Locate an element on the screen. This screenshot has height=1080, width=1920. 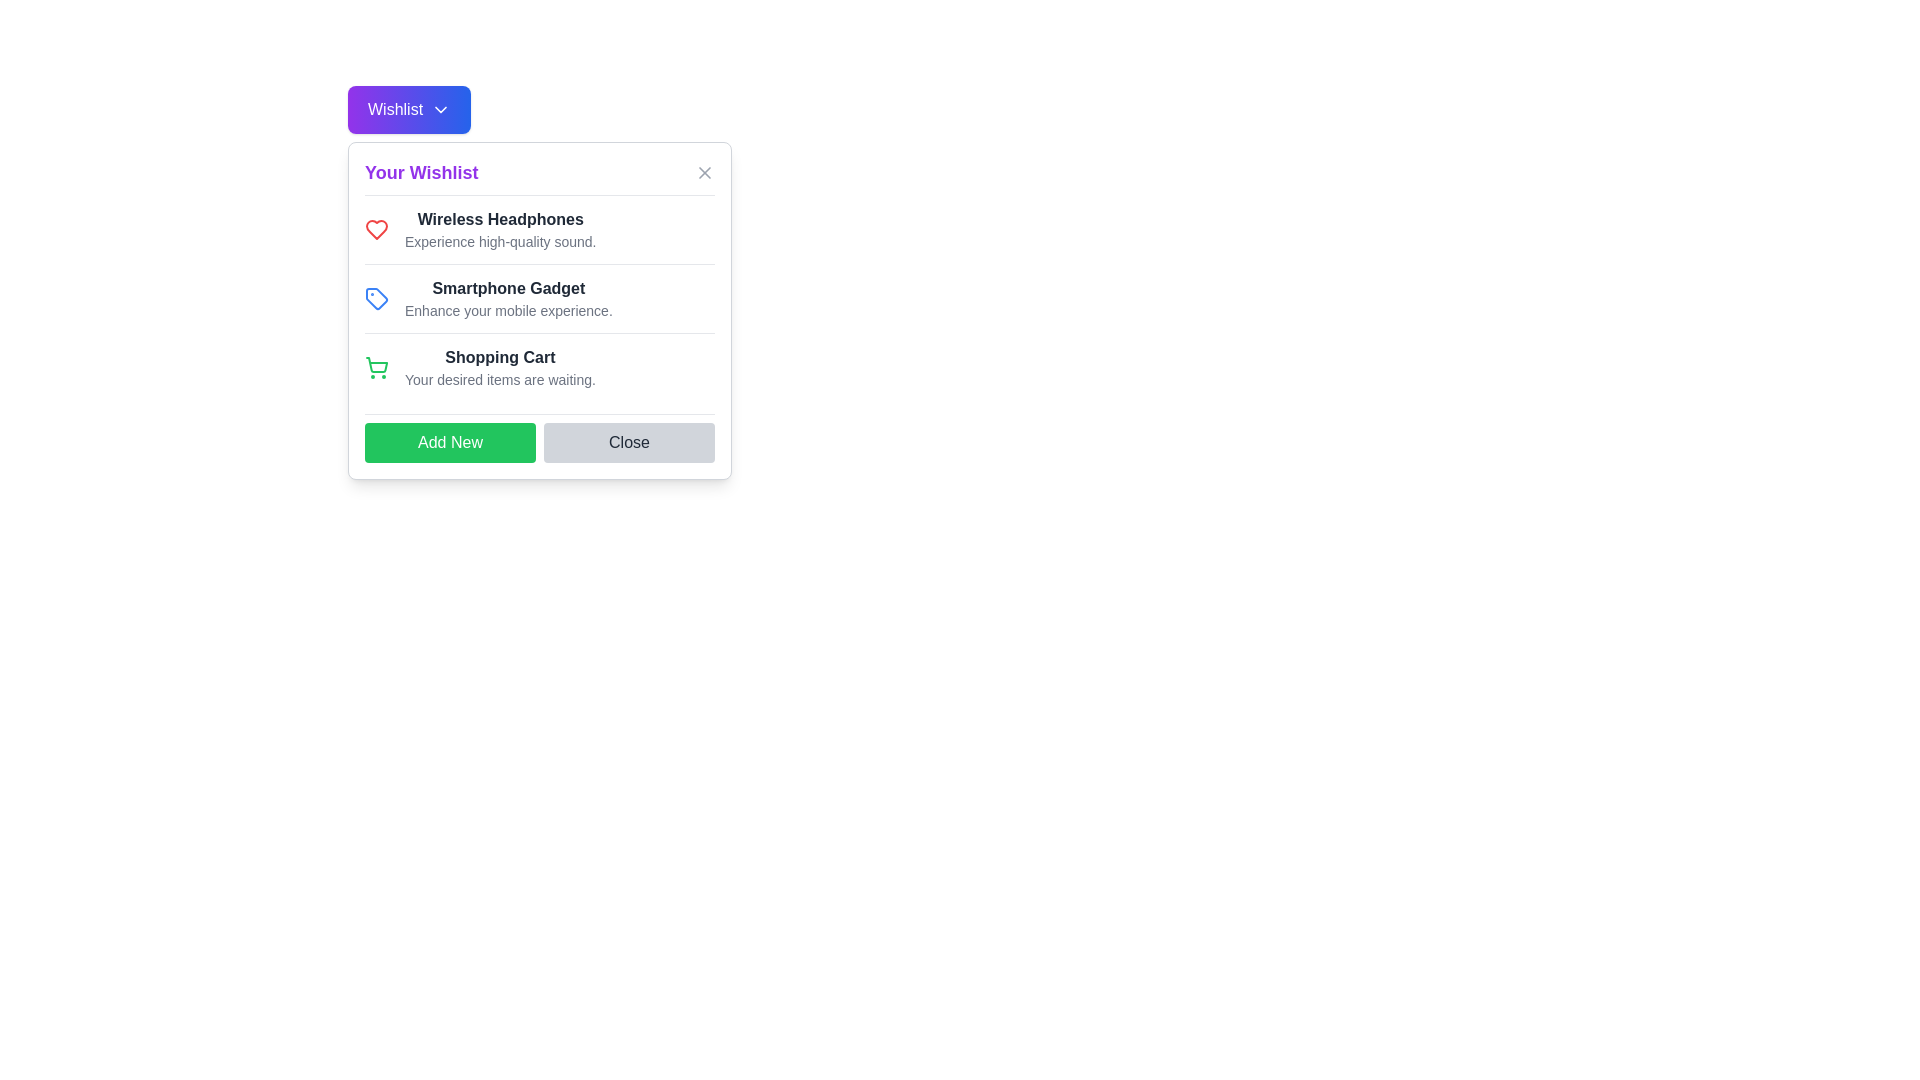
the blue tag icon located to the left of the text 'Smartphone Gadget' in the wishlist interface is located at coordinates (377, 299).